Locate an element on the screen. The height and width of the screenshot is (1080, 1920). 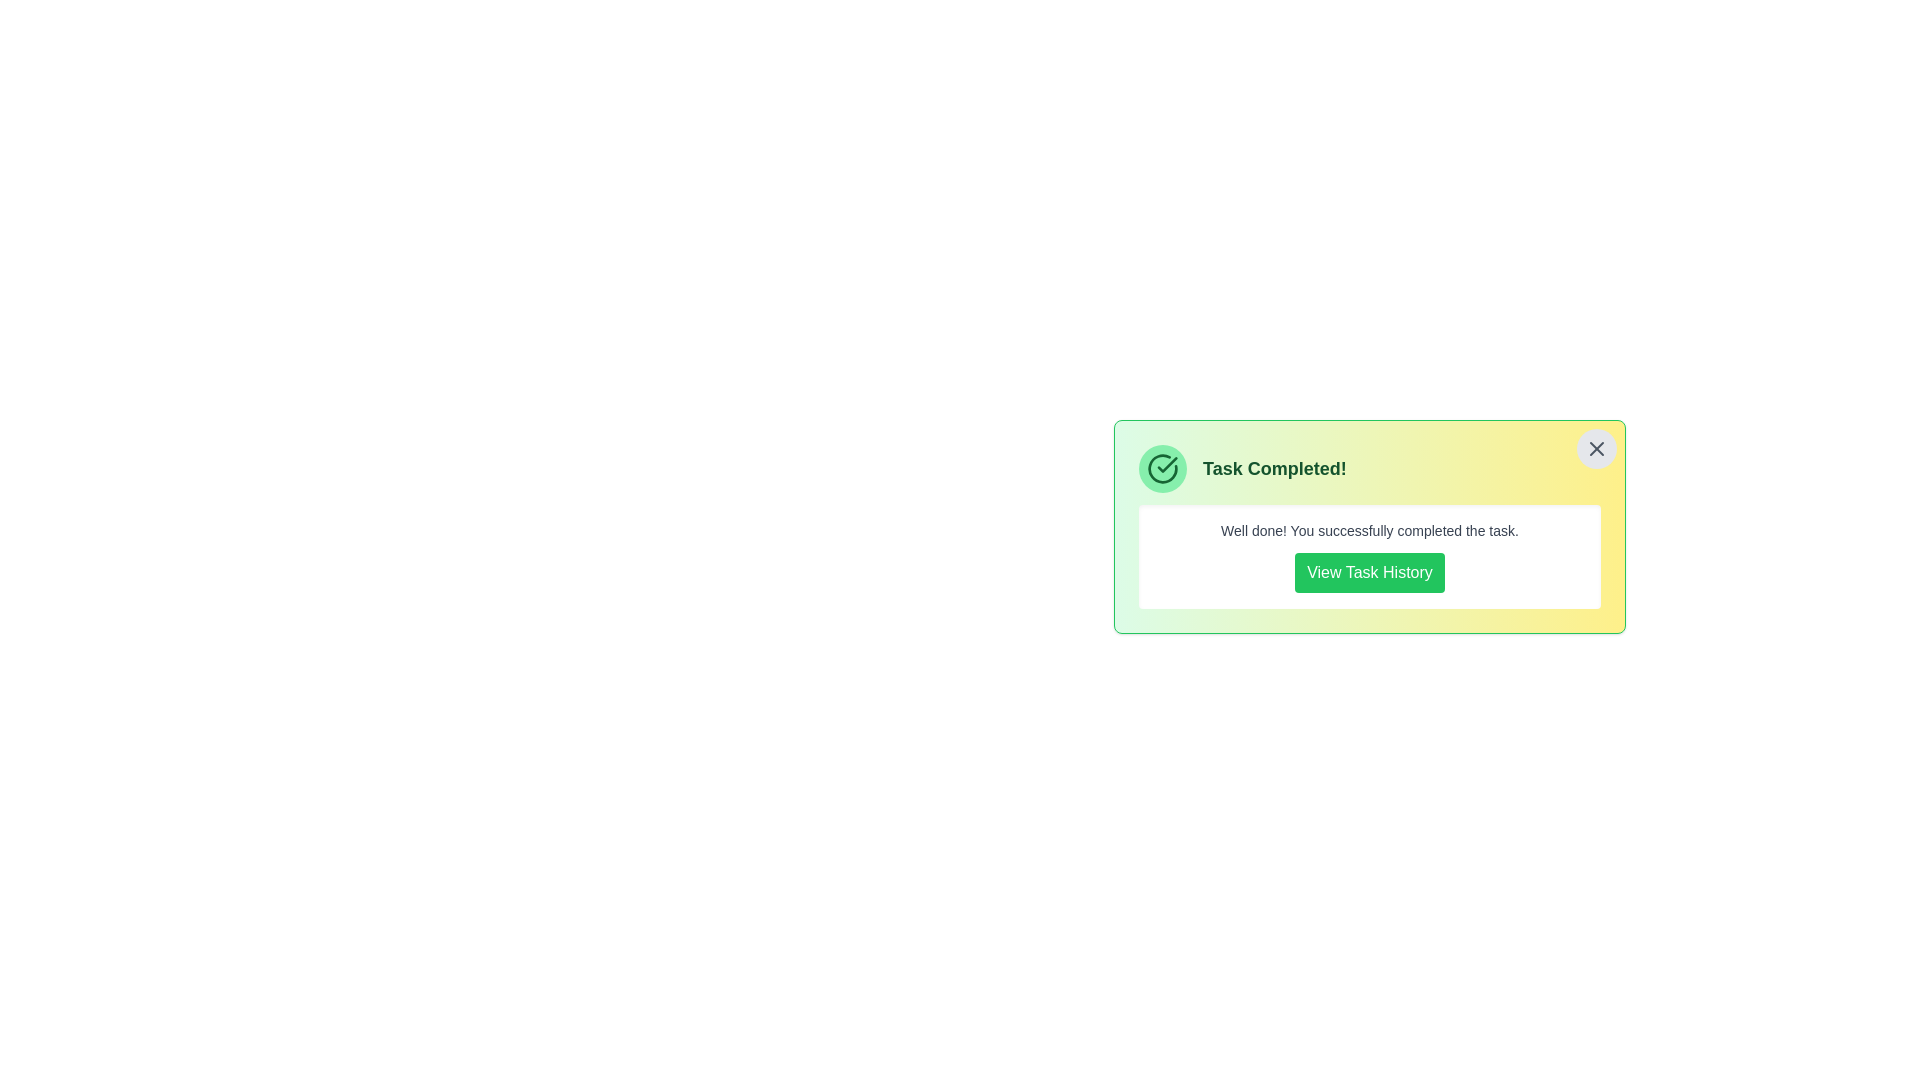
the 'View Task History' button to observe the hover effect is located at coordinates (1368, 573).